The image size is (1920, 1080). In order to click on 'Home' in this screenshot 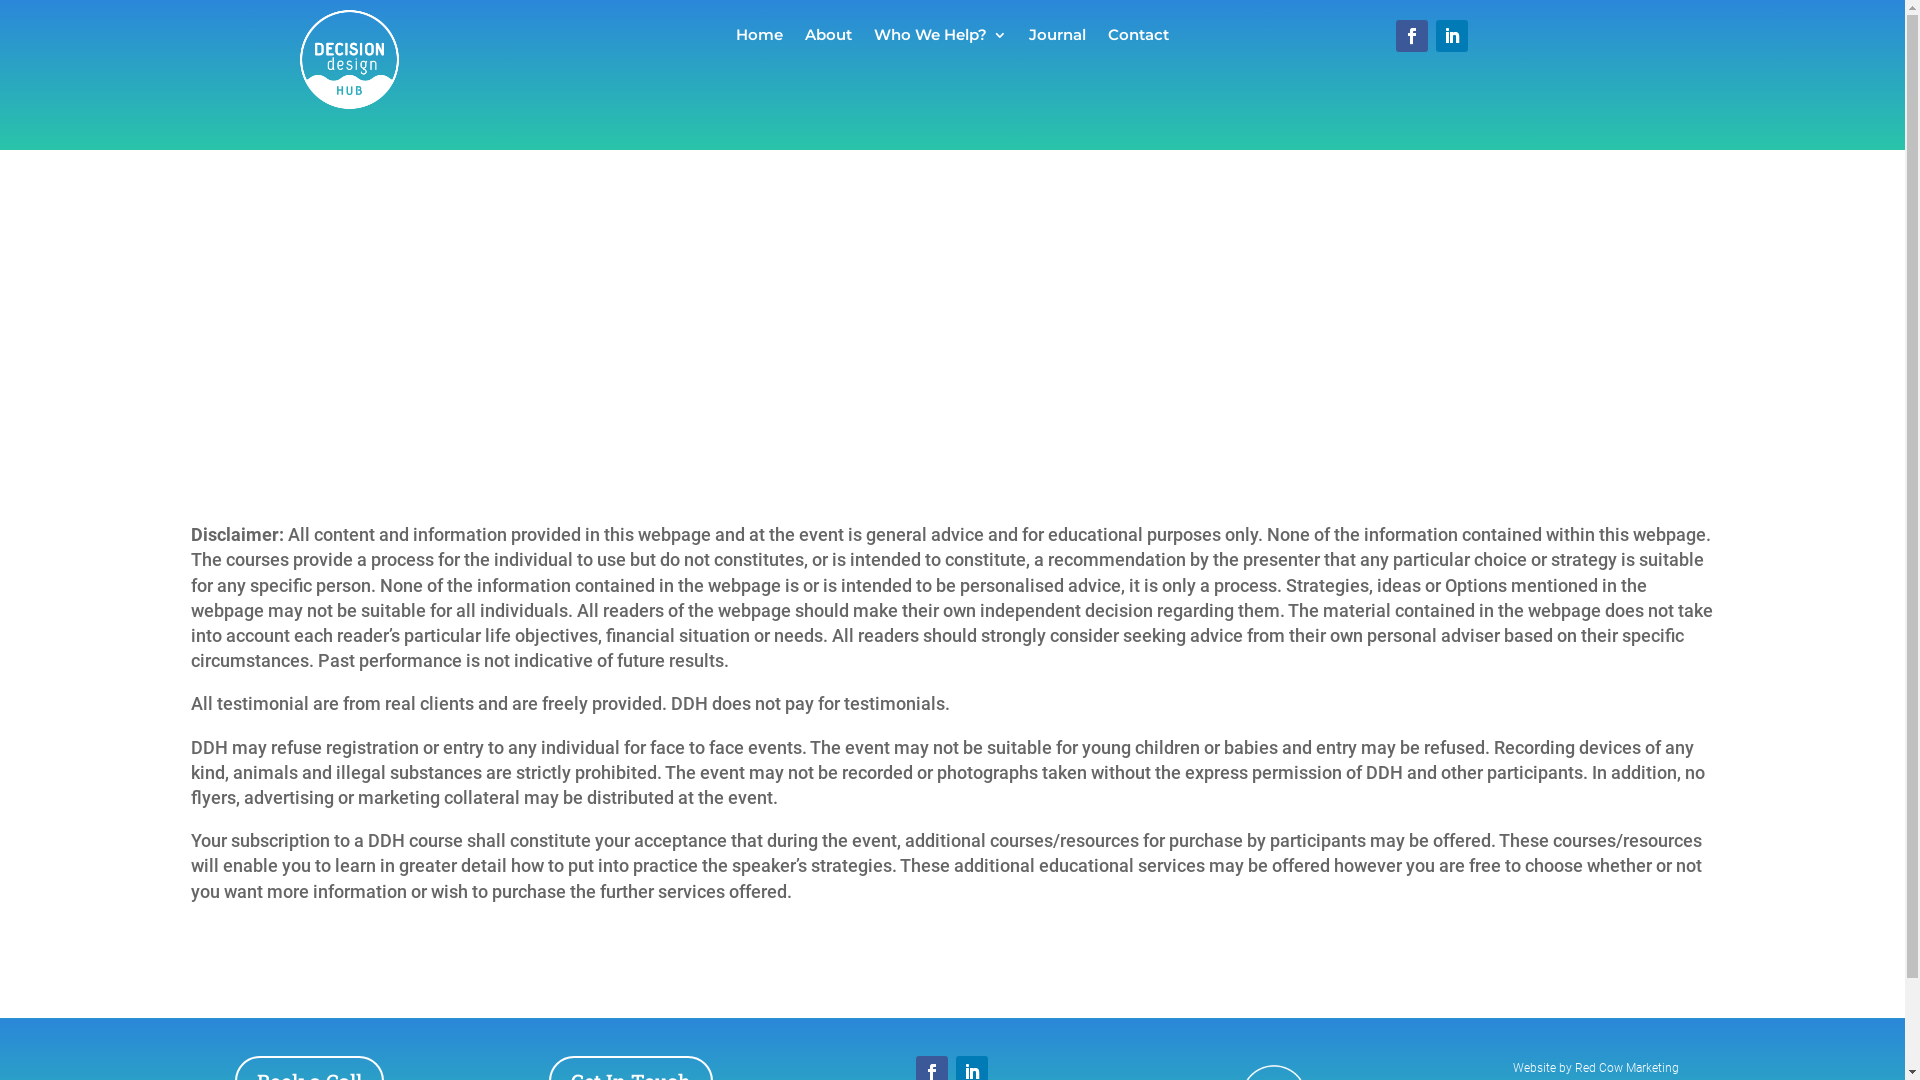, I will do `click(758, 38)`.